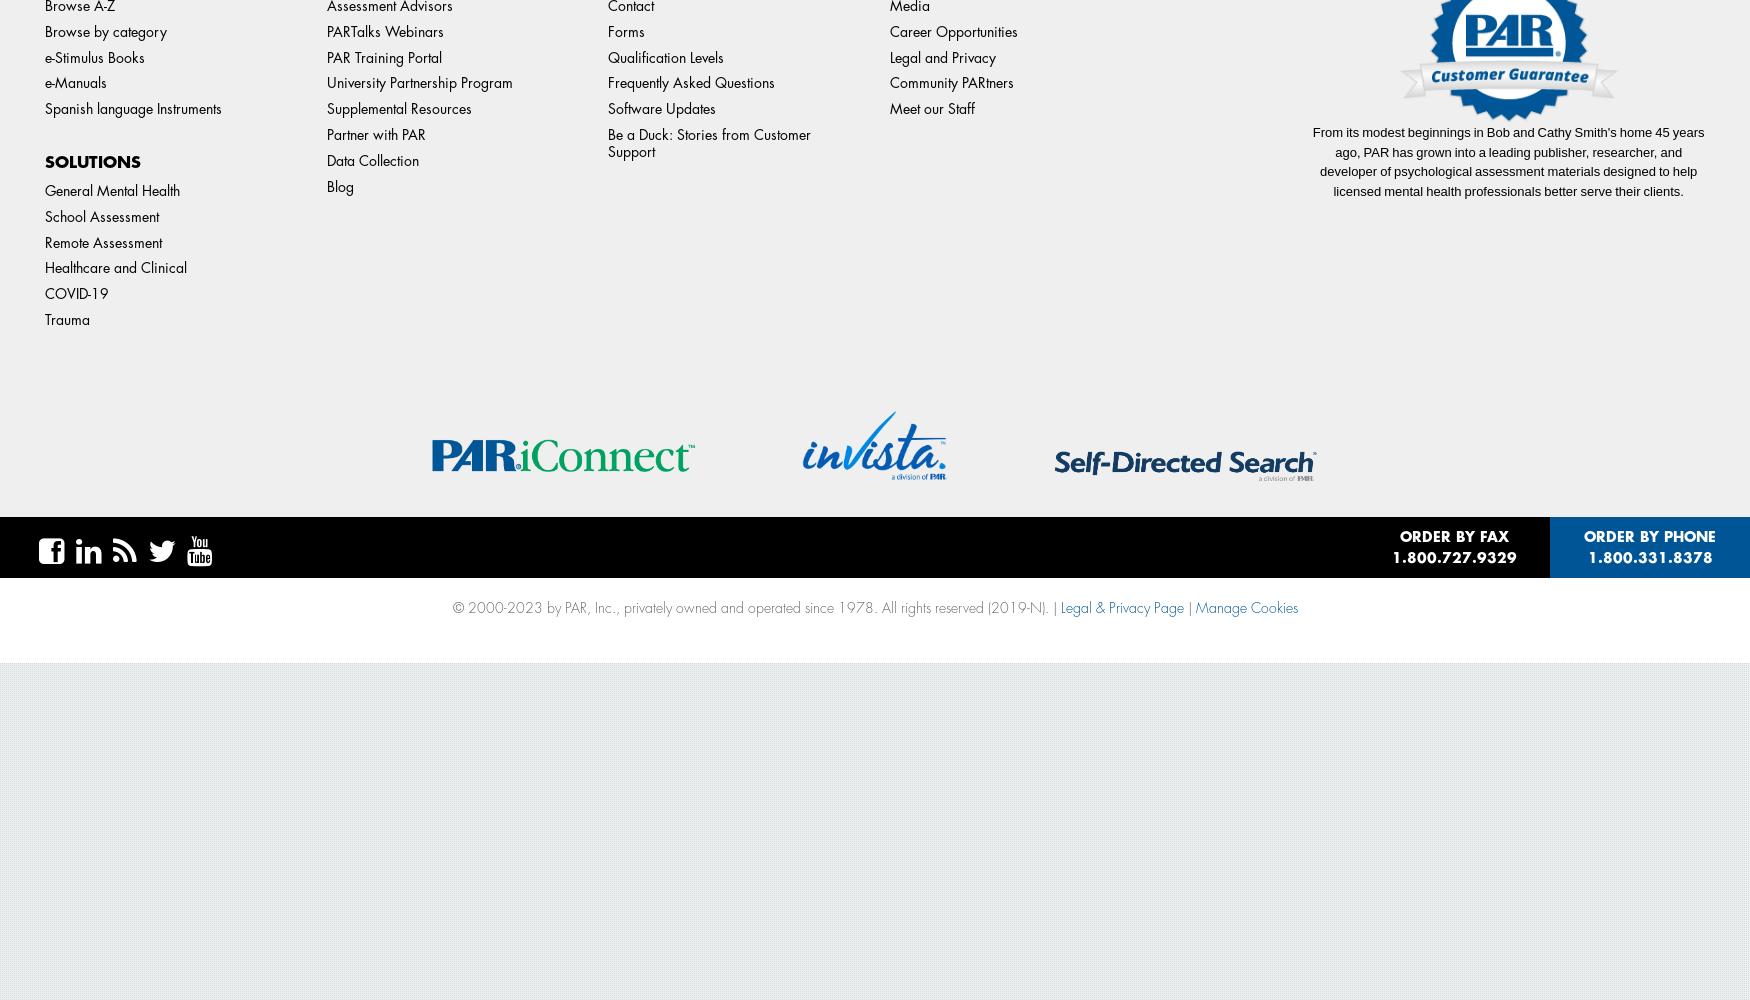 The height and width of the screenshot is (1000, 1750). What do you see at coordinates (942, 57) in the screenshot?
I see `'Legal and Privacy'` at bounding box center [942, 57].